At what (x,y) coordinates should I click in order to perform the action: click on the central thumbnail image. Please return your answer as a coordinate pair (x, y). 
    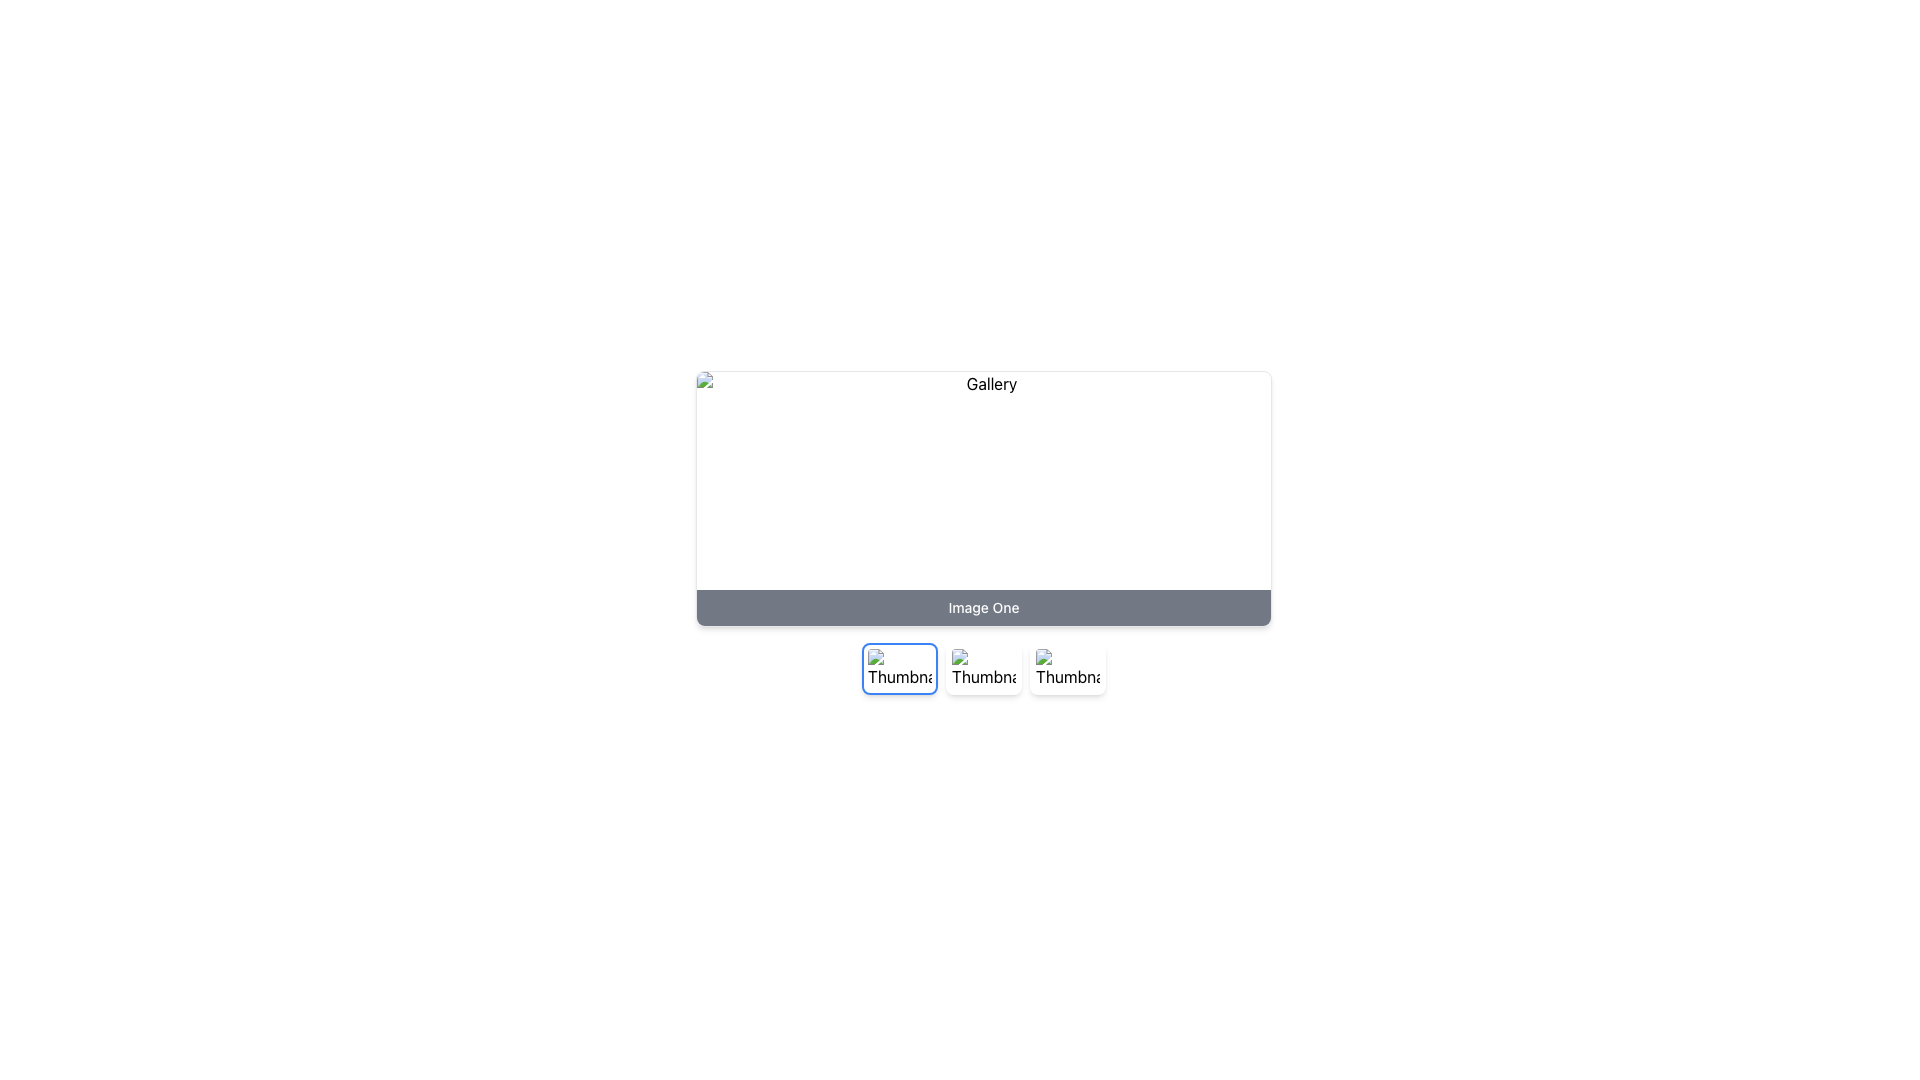
    Looking at the image, I should click on (983, 668).